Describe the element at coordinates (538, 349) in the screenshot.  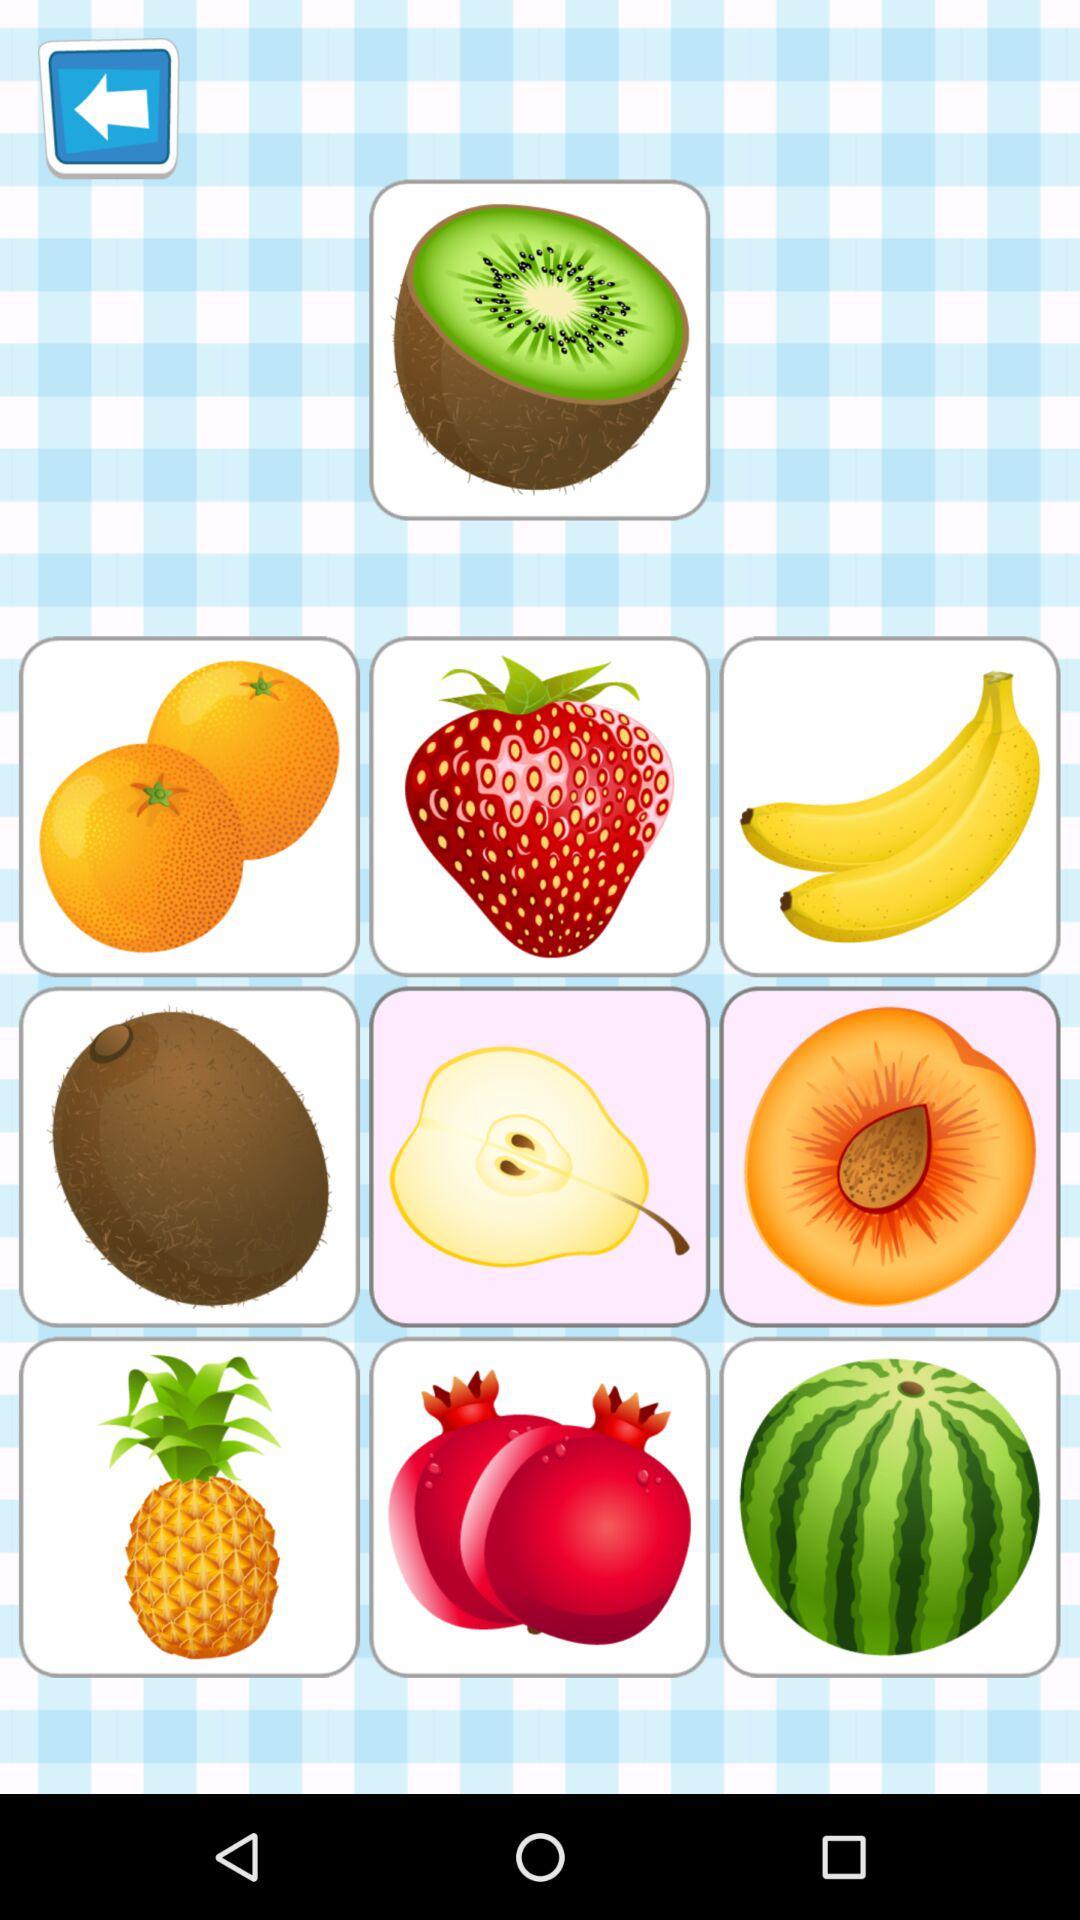
I see `kiwifruit` at that location.